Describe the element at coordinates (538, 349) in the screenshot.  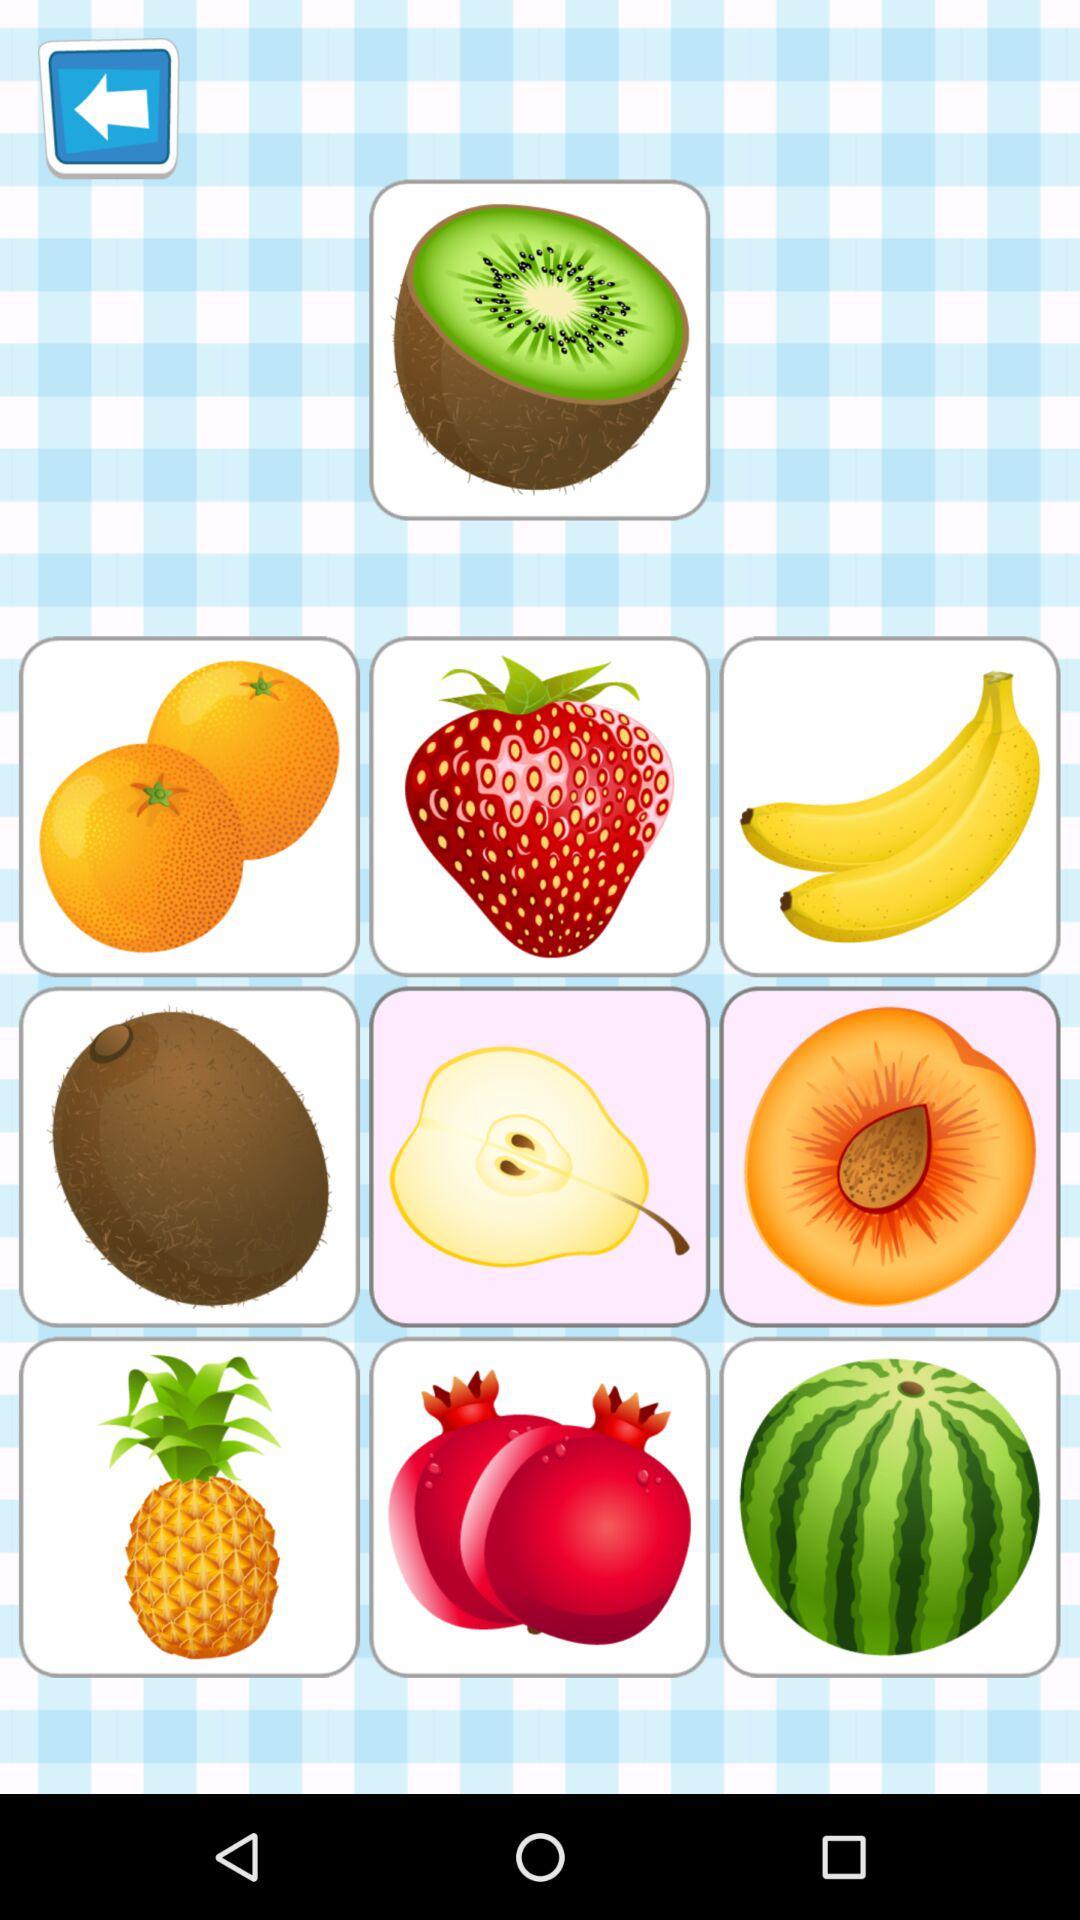
I see `kiwifruit` at that location.